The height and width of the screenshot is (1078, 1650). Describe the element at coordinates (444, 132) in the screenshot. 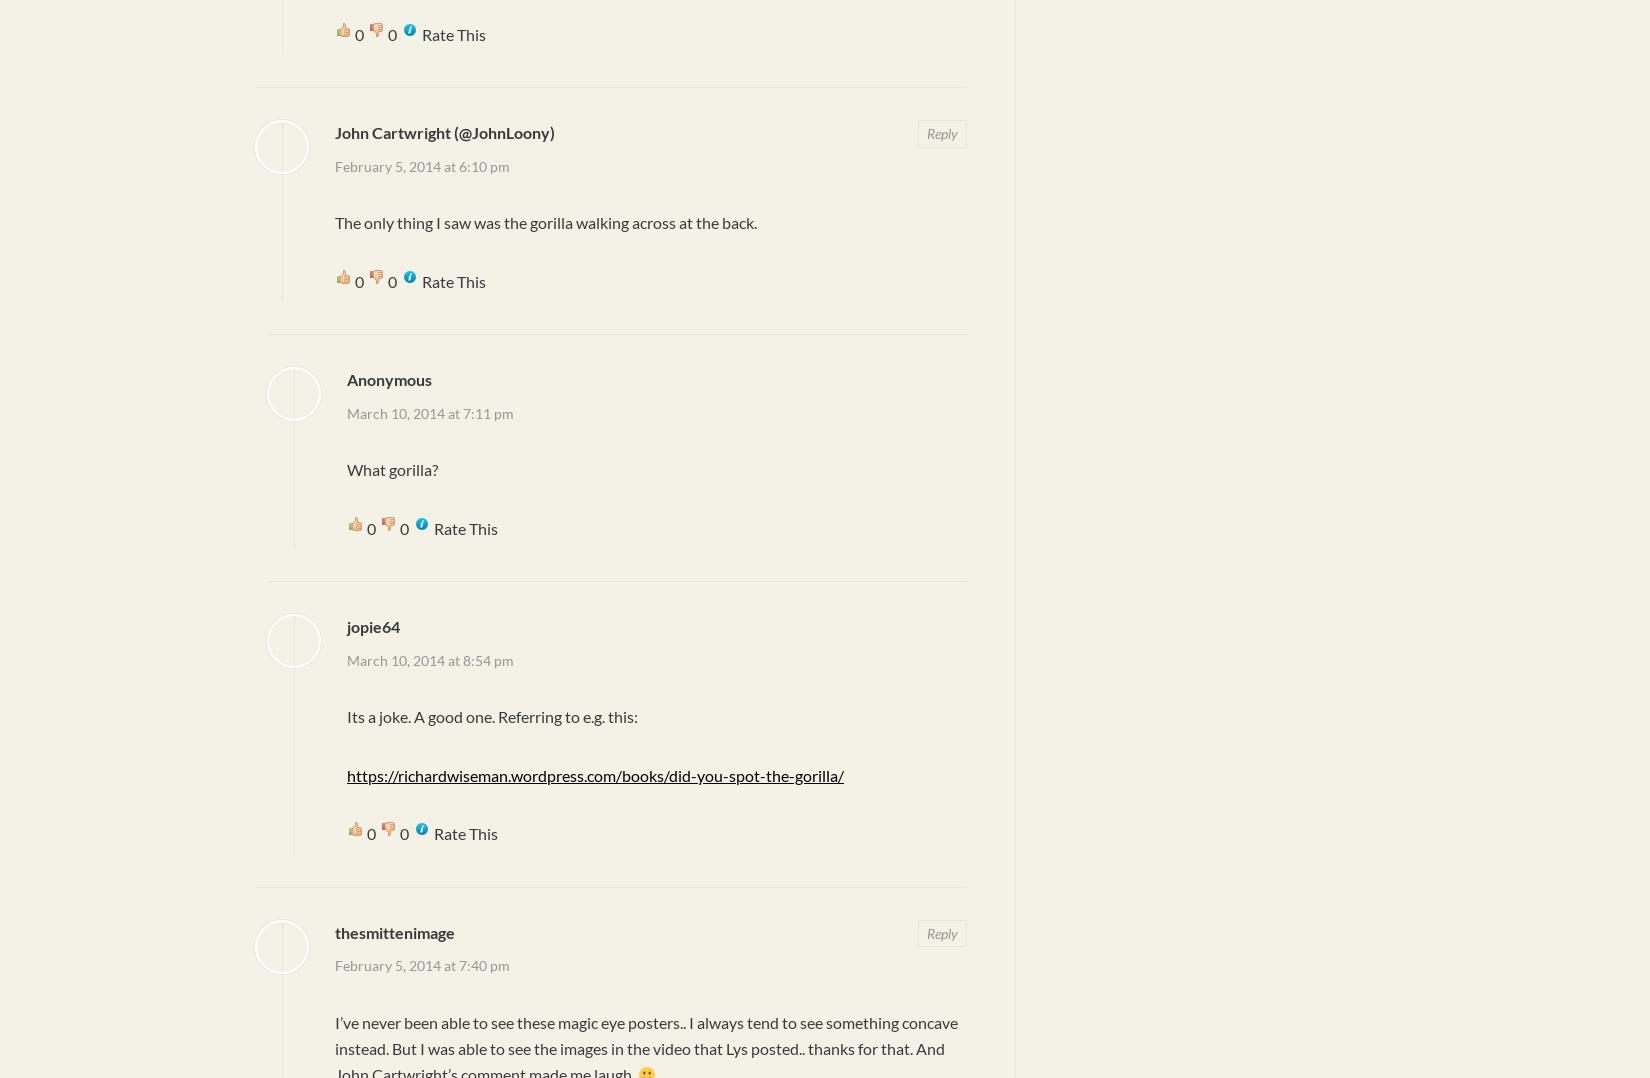

I see `'John Cartwright (@JohnLoony)'` at that location.